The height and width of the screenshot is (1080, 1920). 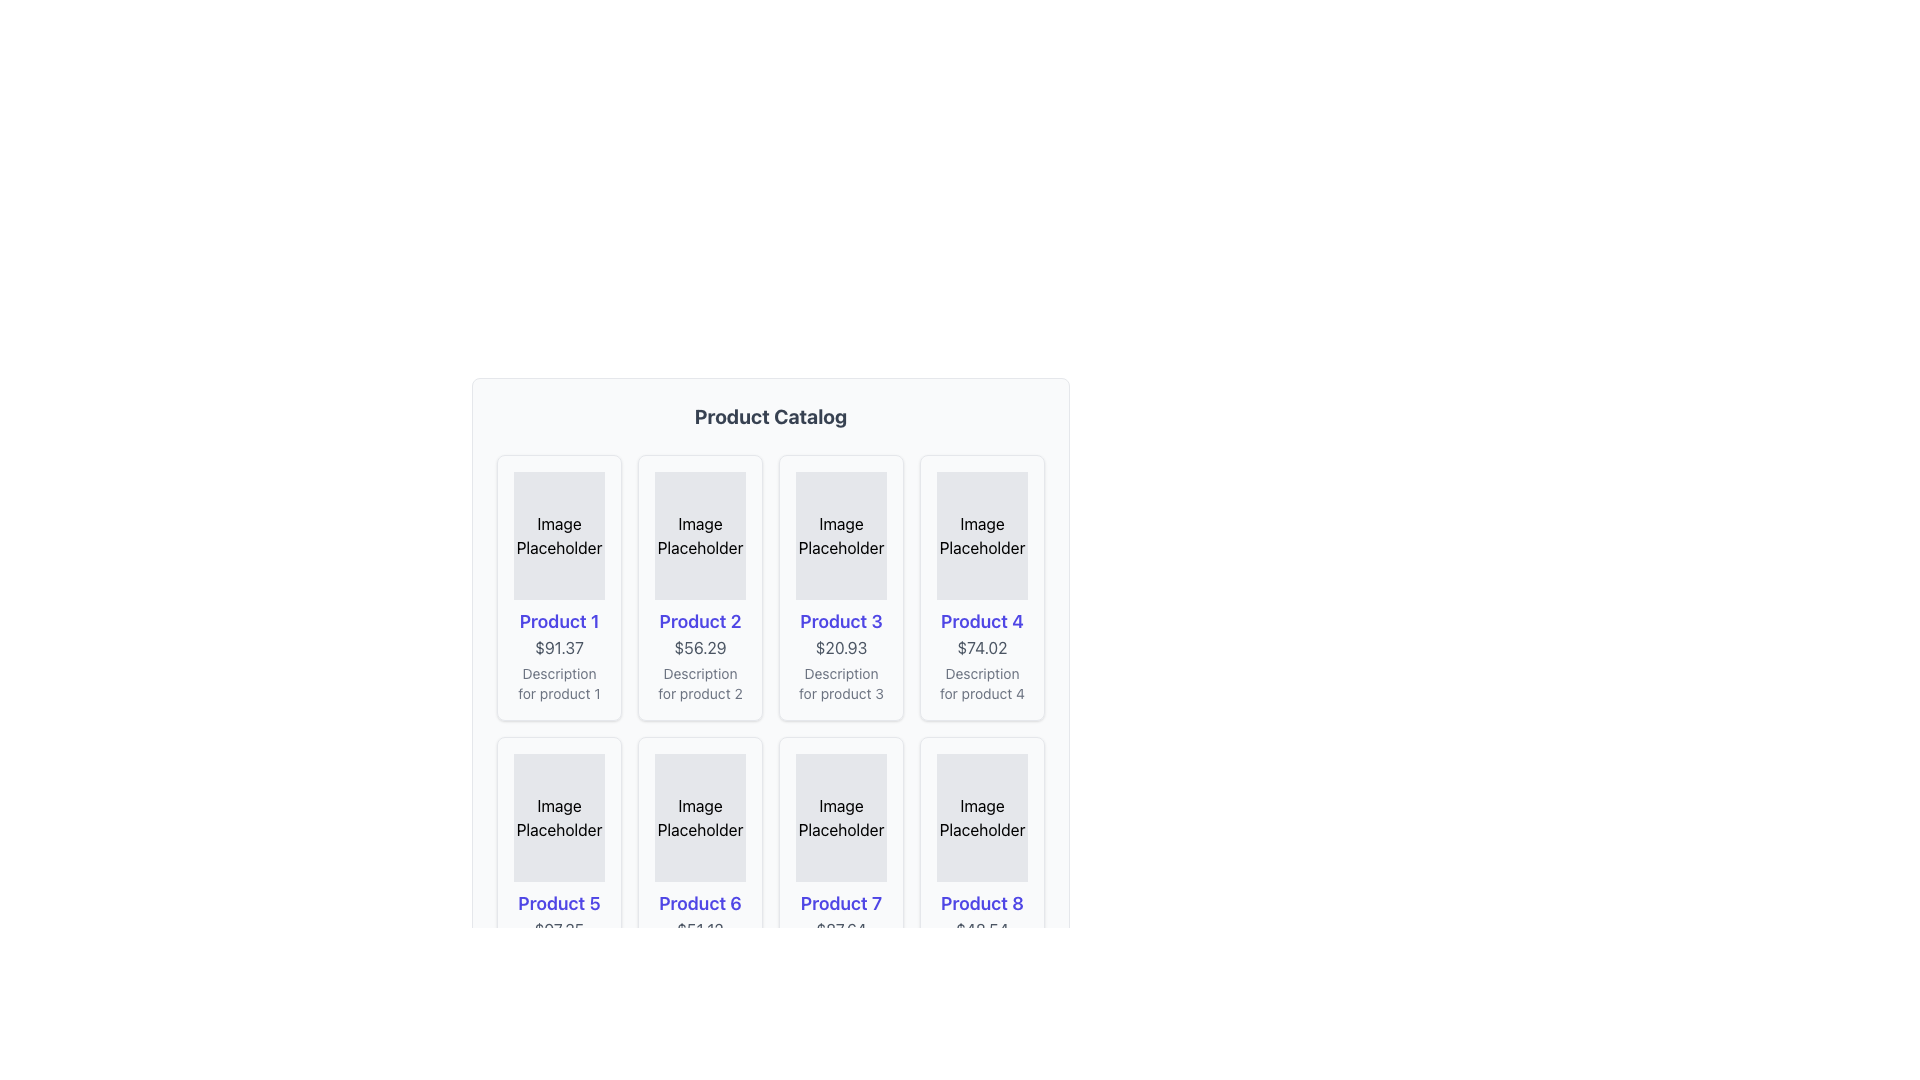 What do you see at coordinates (982, 682) in the screenshot?
I see `text segment styled in a smaller gray font that reads 'Description for product 4', located under the price '$74.02' in the product card for 'Product 4'` at bounding box center [982, 682].